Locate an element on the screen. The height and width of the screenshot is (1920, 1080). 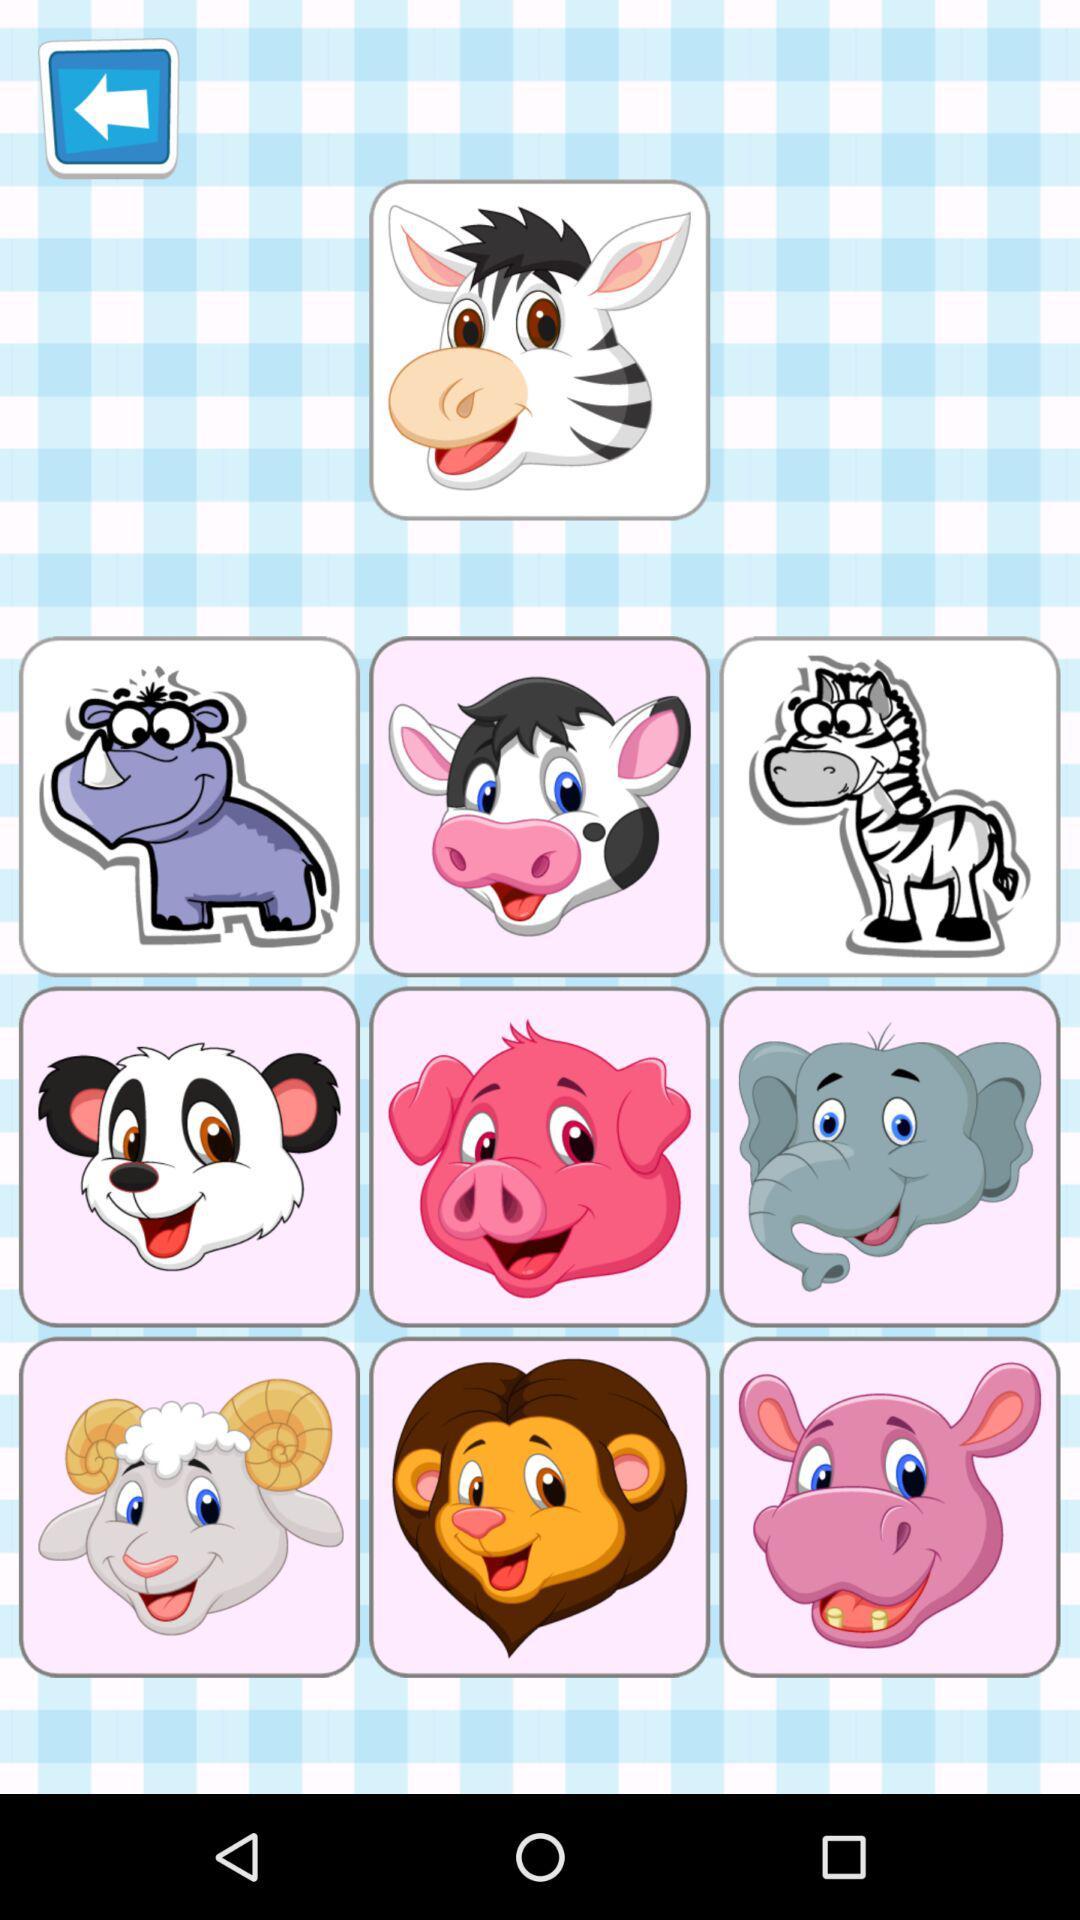
the image lion is located at coordinates (538, 1507).